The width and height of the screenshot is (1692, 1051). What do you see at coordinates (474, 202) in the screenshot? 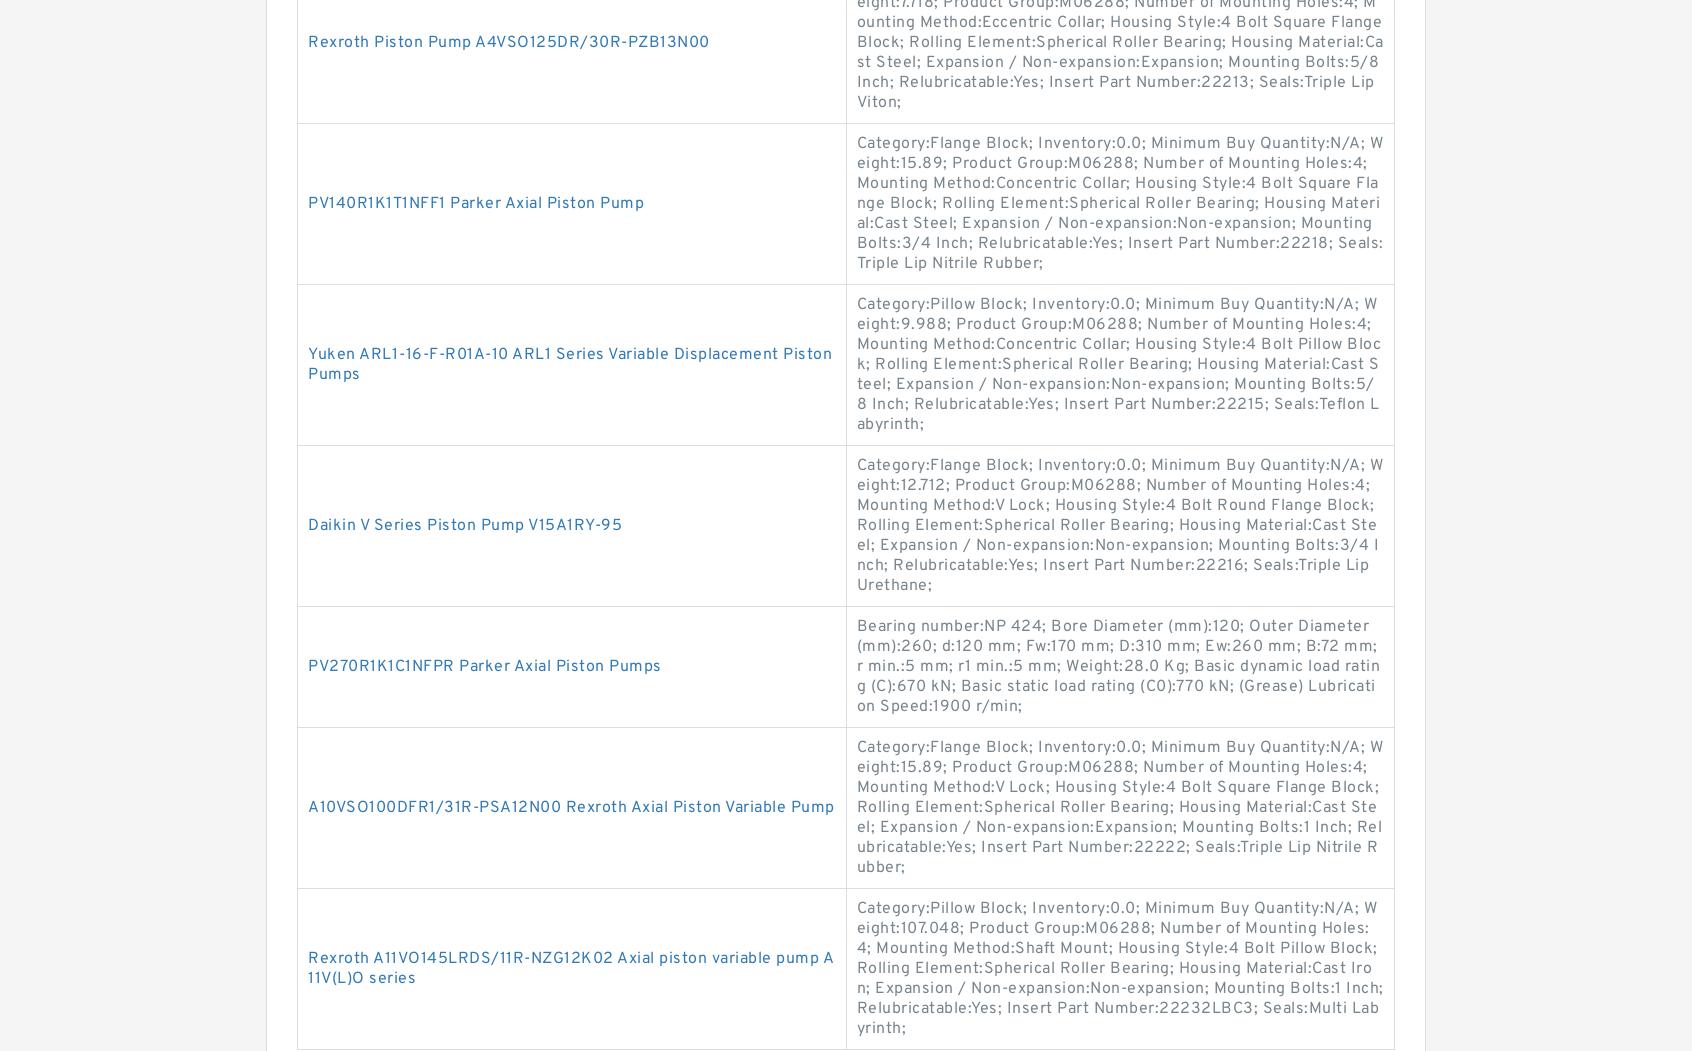
I see `'PV140R1K1T1NFF1 Parker Axial Piston Pump'` at bounding box center [474, 202].